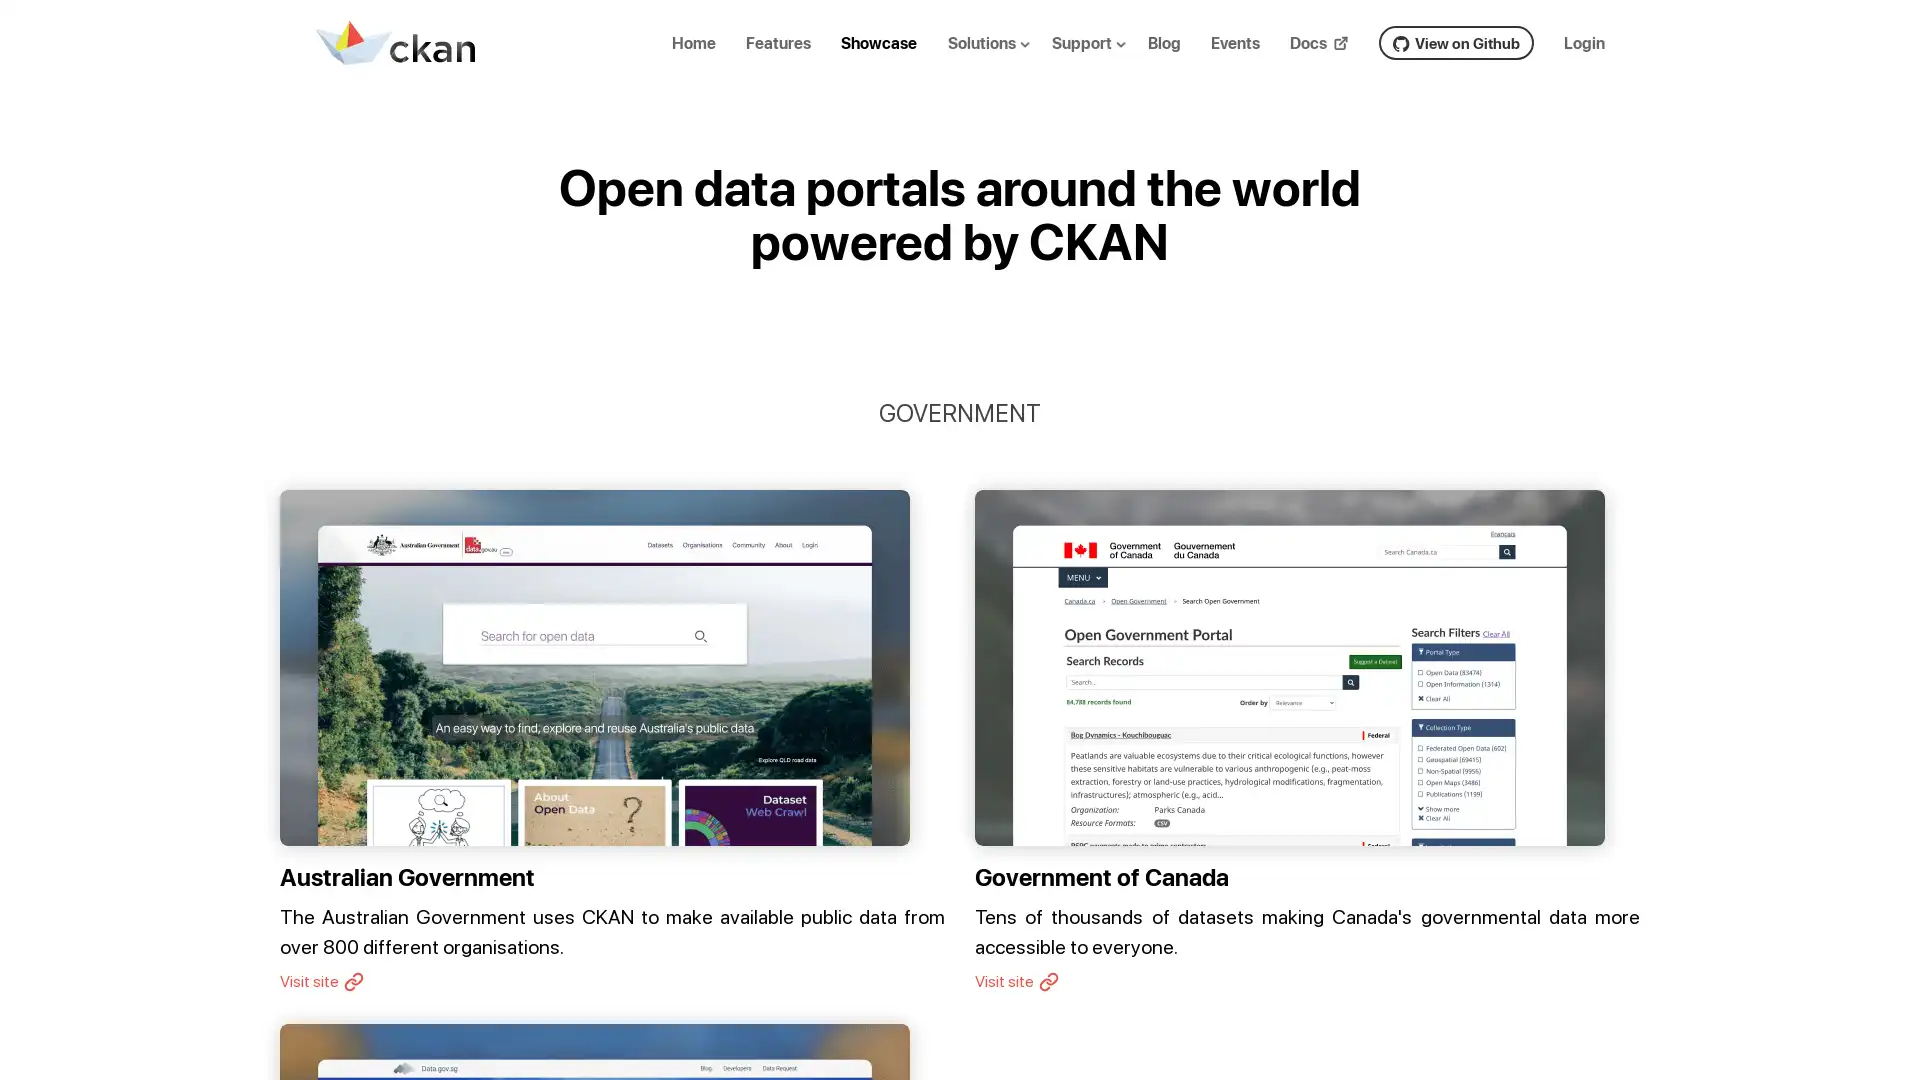  Describe the element at coordinates (1104, 58) in the screenshot. I see `Support` at that location.